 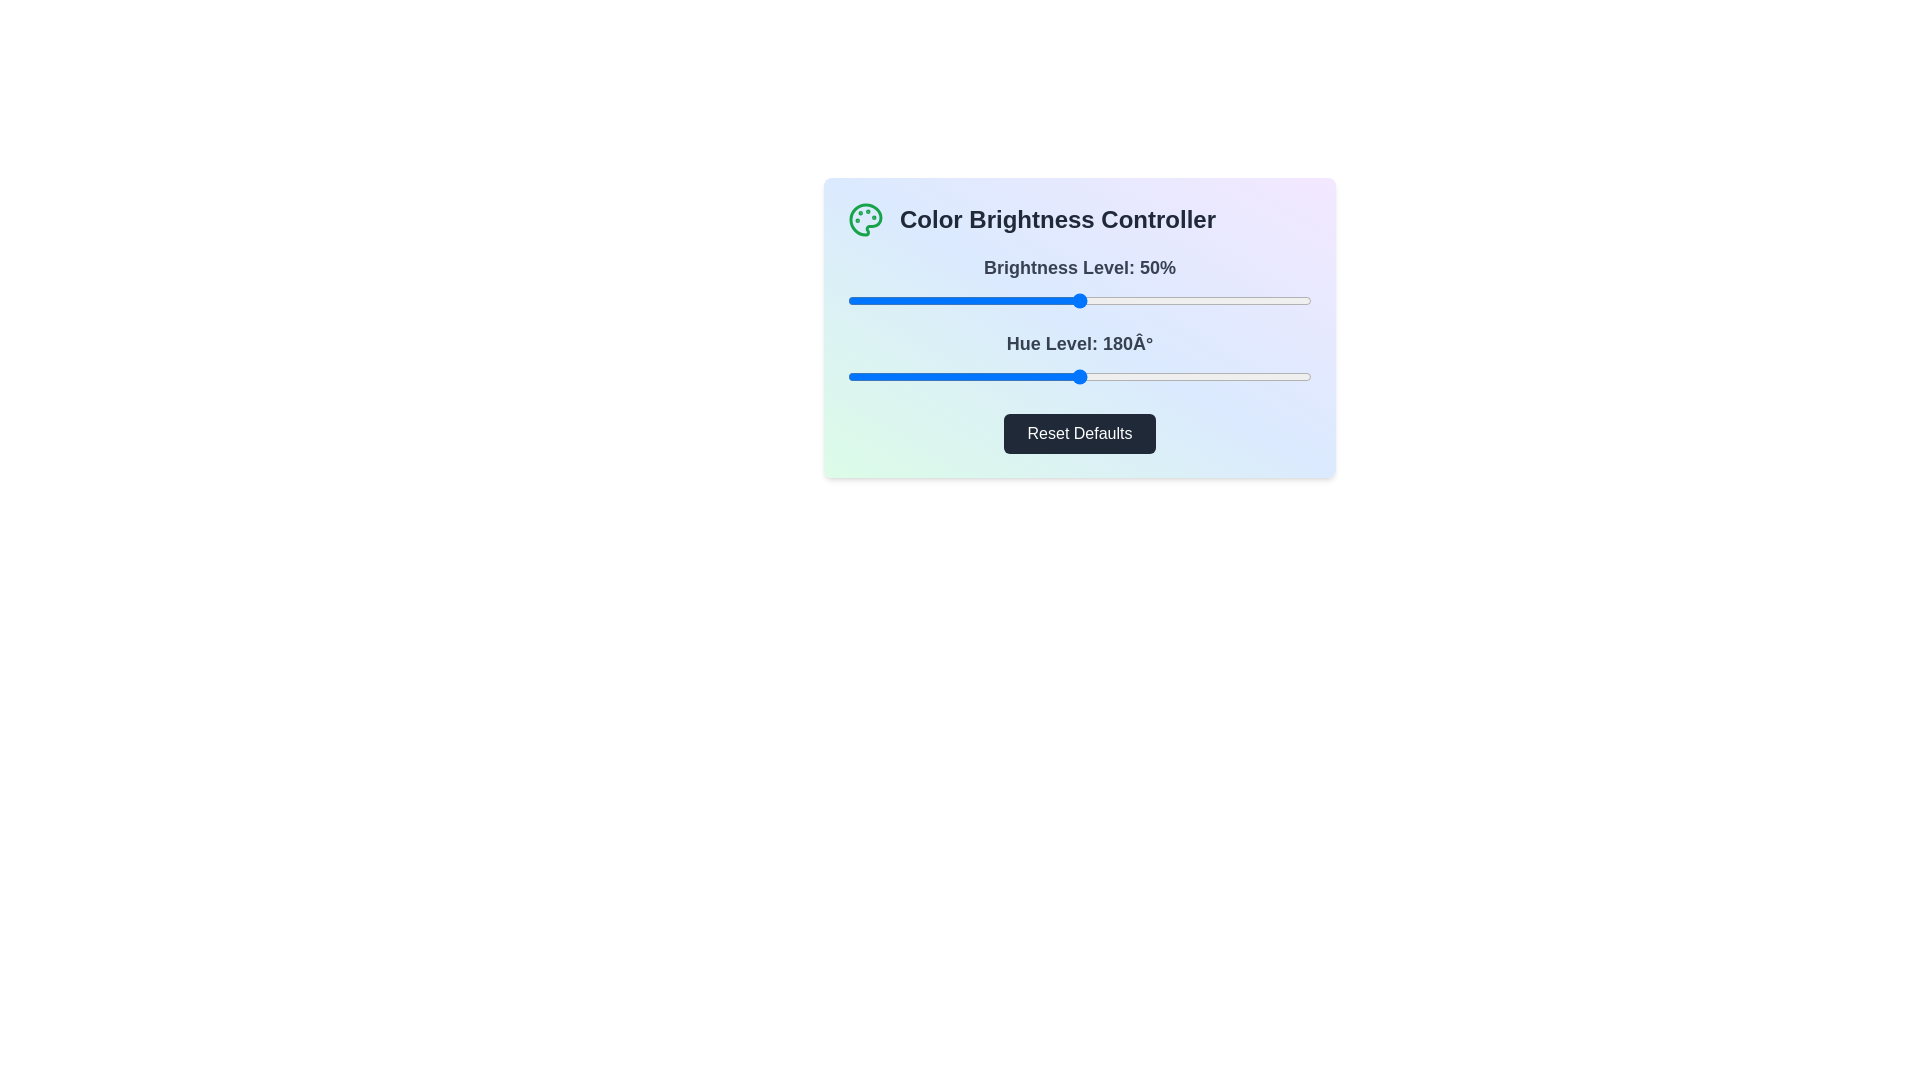 I want to click on the brightness slider to 52%, so click(x=1088, y=300).